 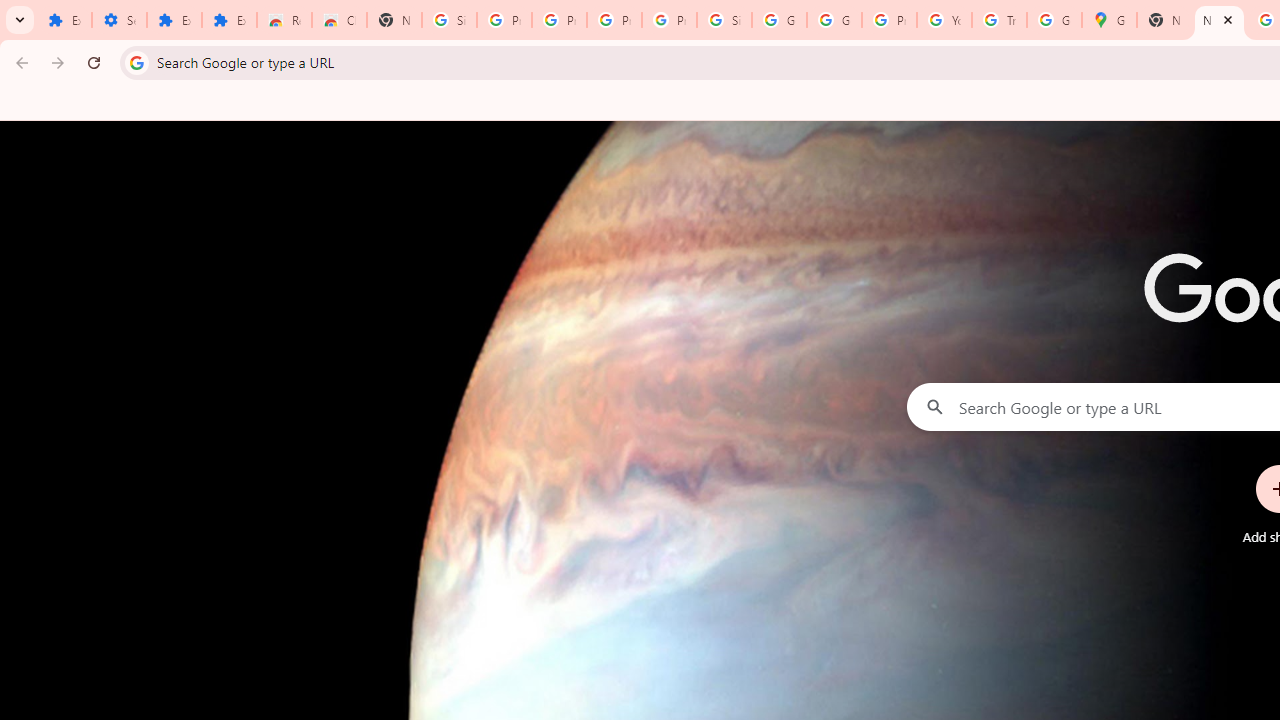 What do you see at coordinates (10, 11) in the screenshot?
I see `'System'` at bounding box center [10, 11].